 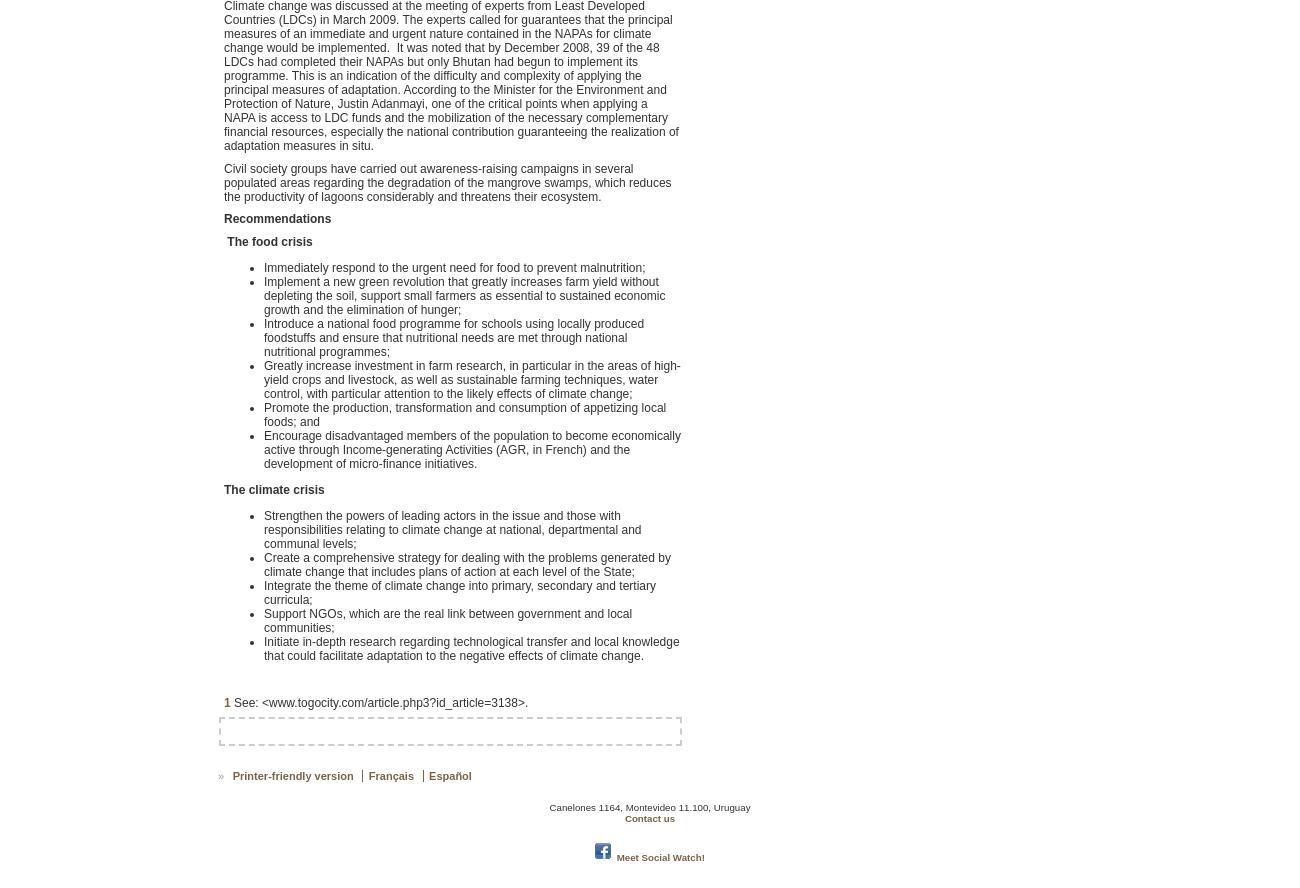 I want to click on '1', so click(x=225, y=701).